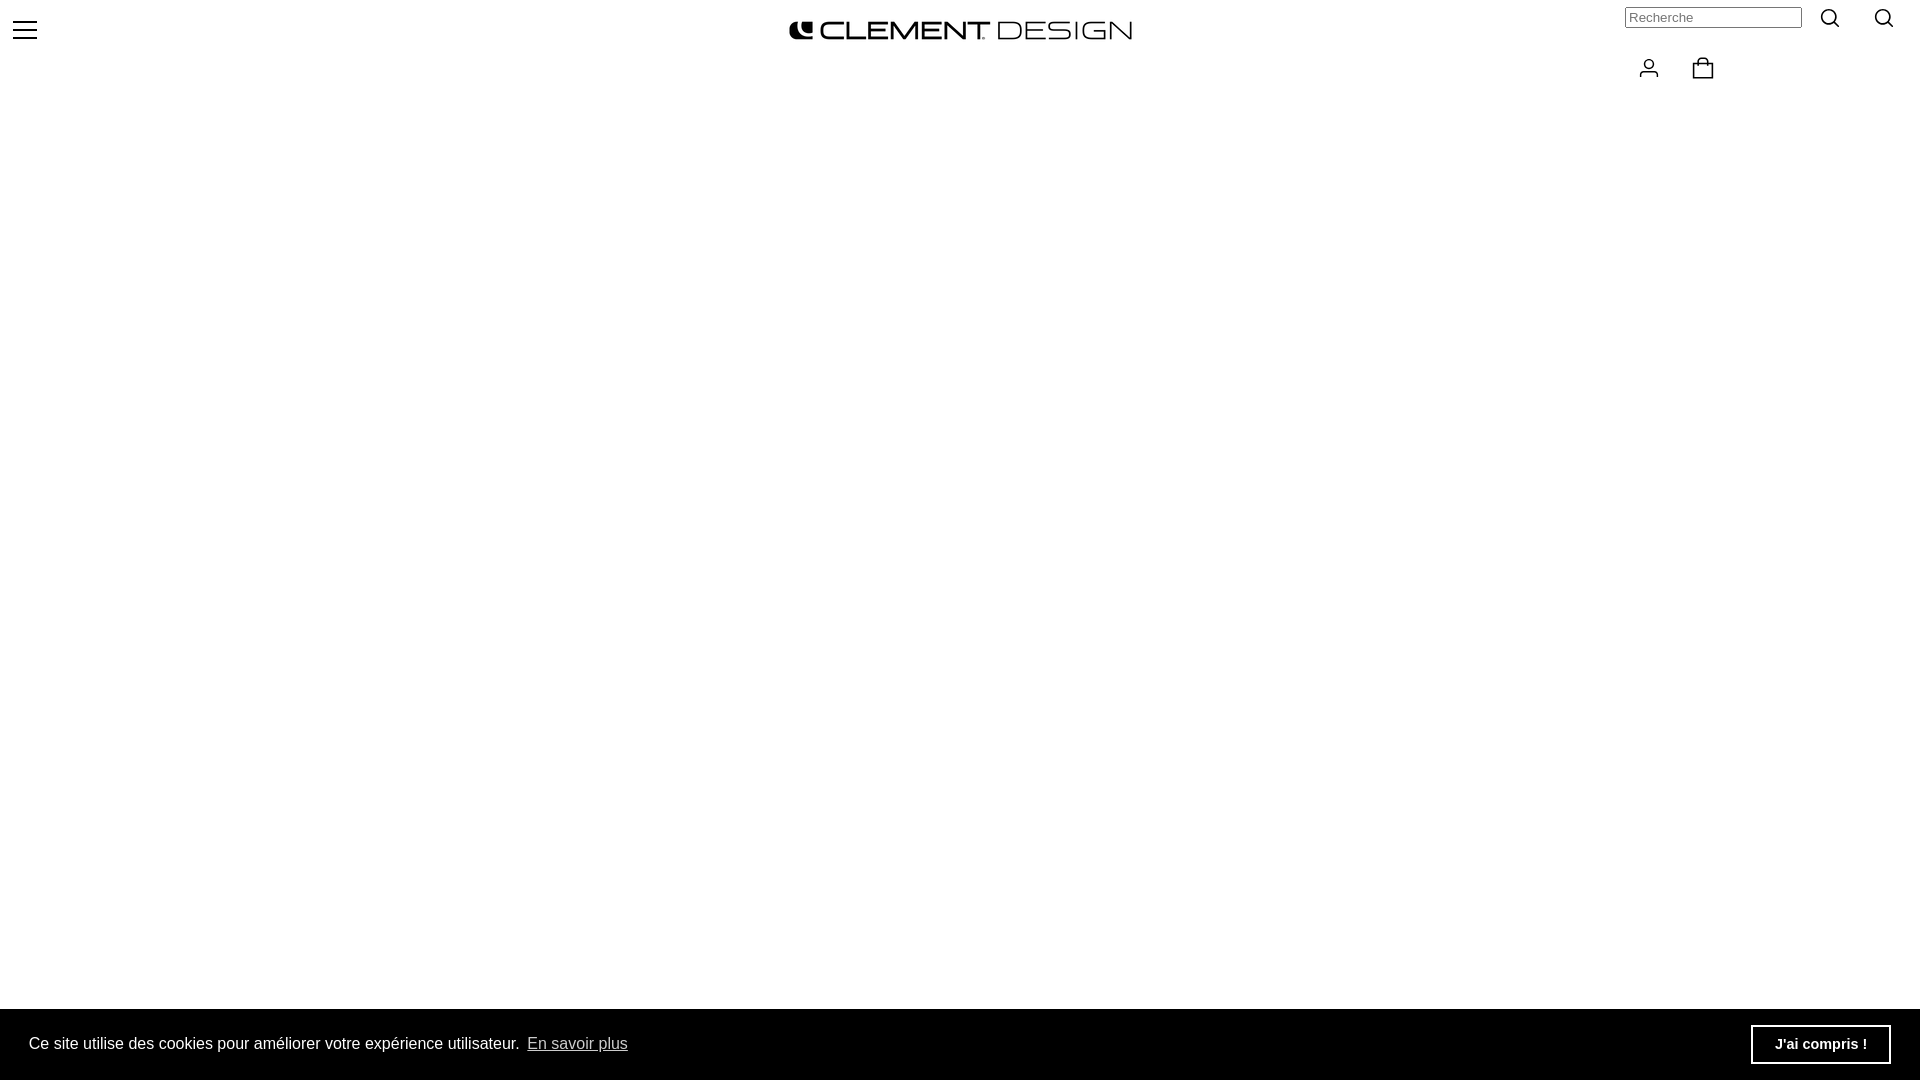  I want to click on 'SE CONNECTER', so click(1625, 67).